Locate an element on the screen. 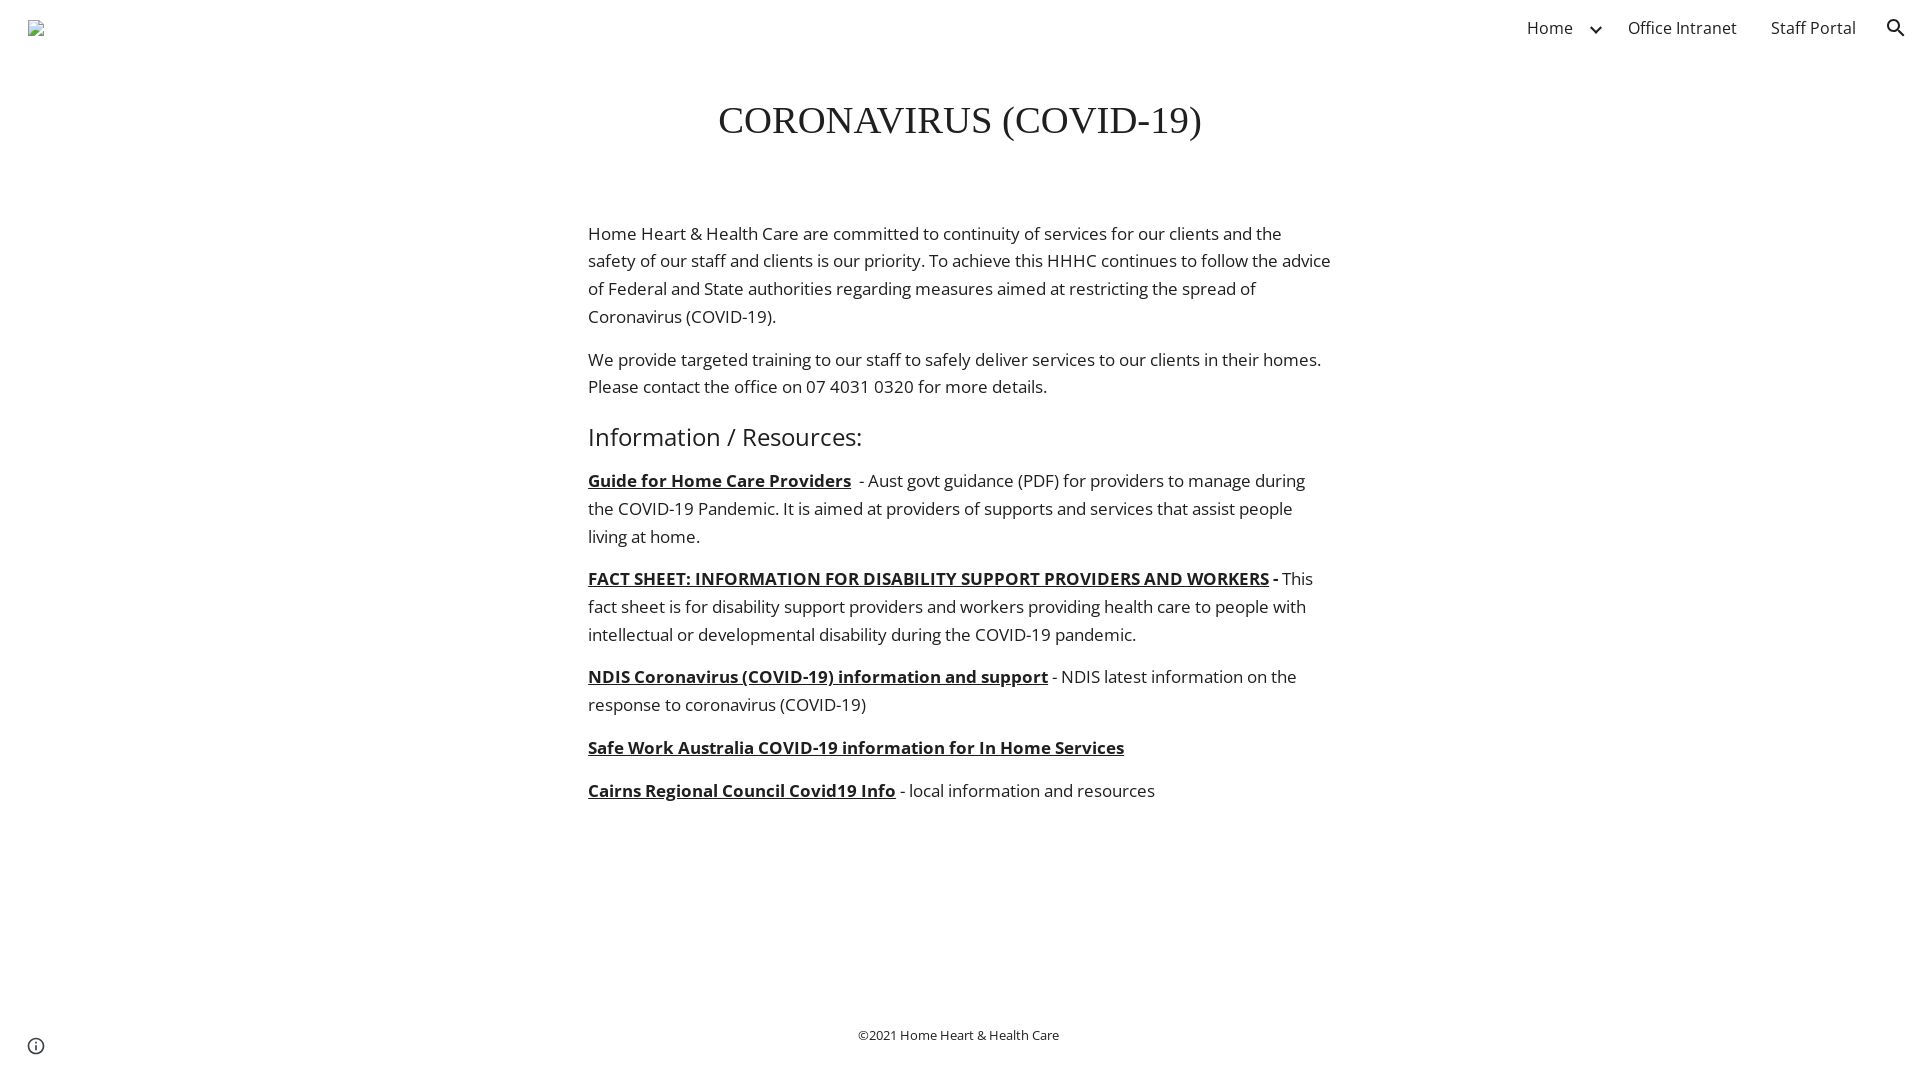  'Office Intranet' is located at coordinates (1681, 27).